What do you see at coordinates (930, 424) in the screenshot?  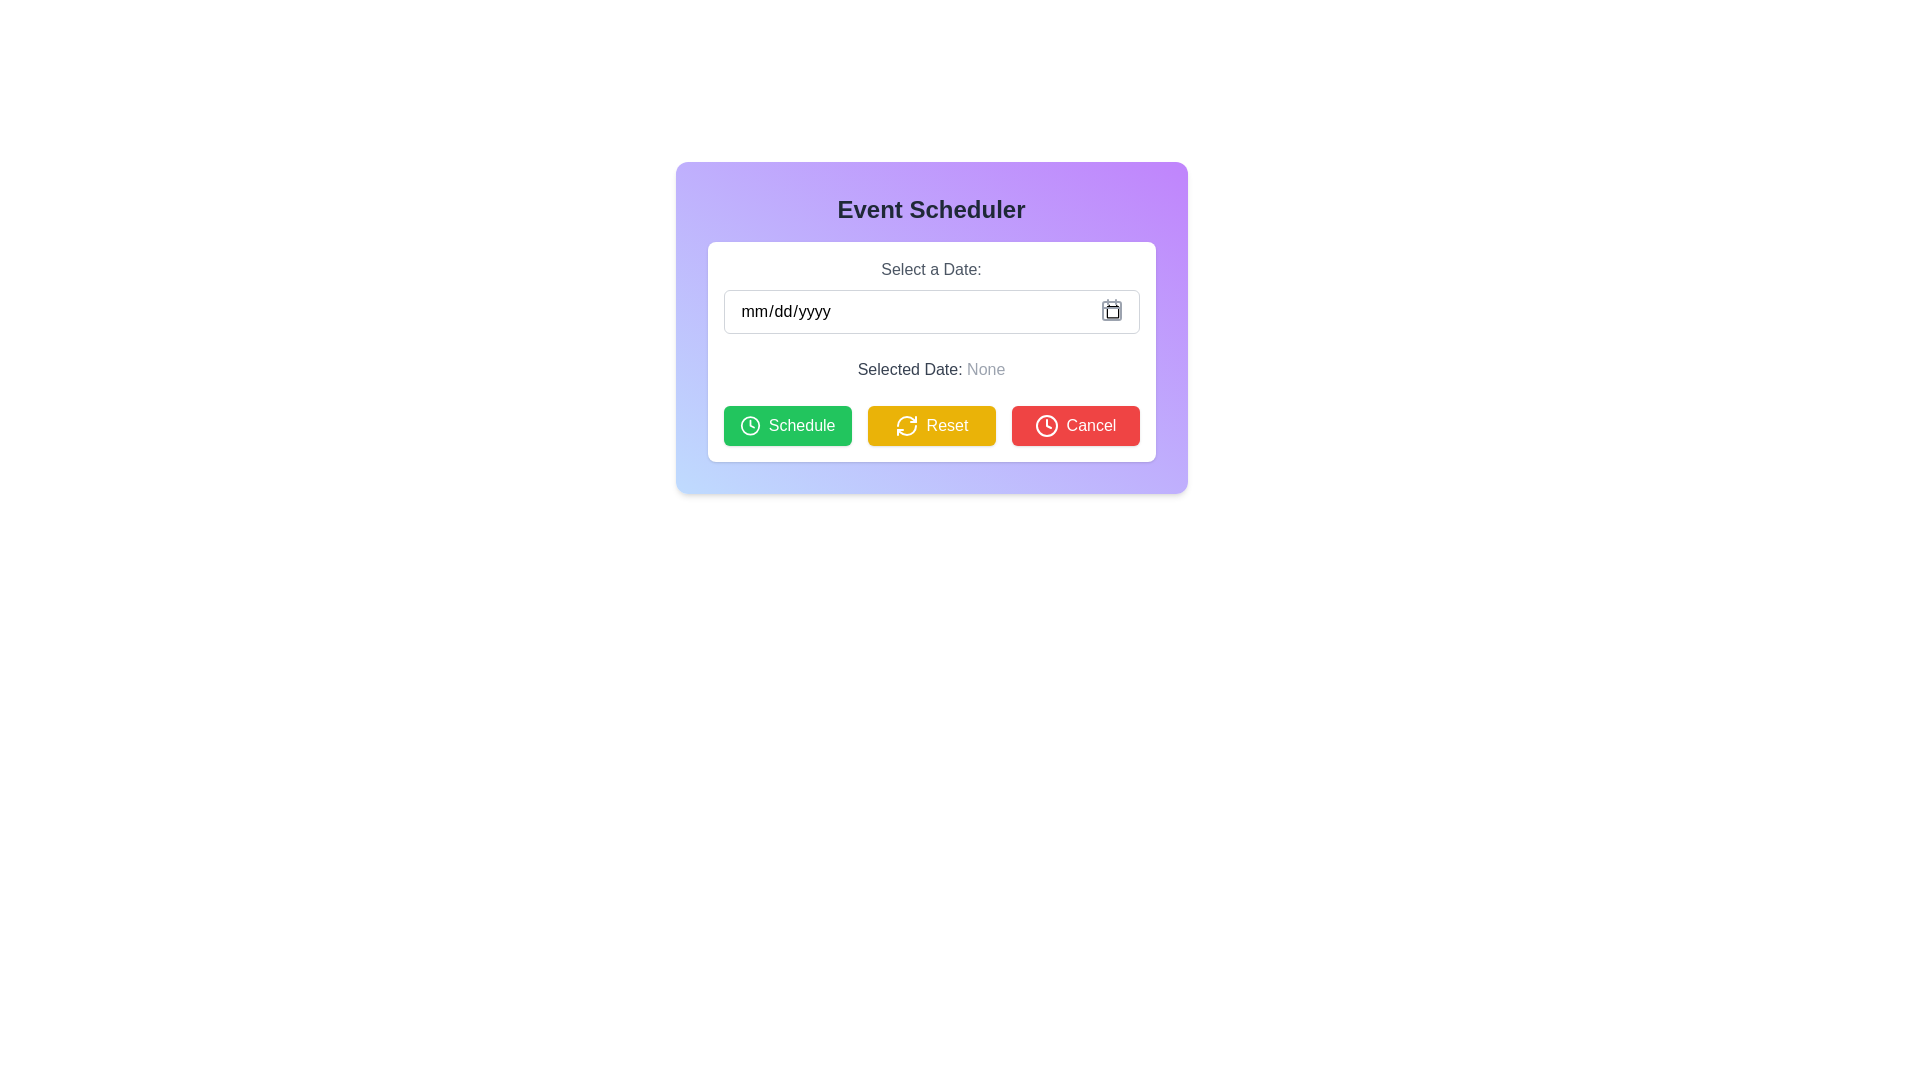 I see `the reset button located between the green 'Schedule' button and the red 'Cancel' button at the bottom of the card-like component to reset inputs` at bounding box center [930, 424].